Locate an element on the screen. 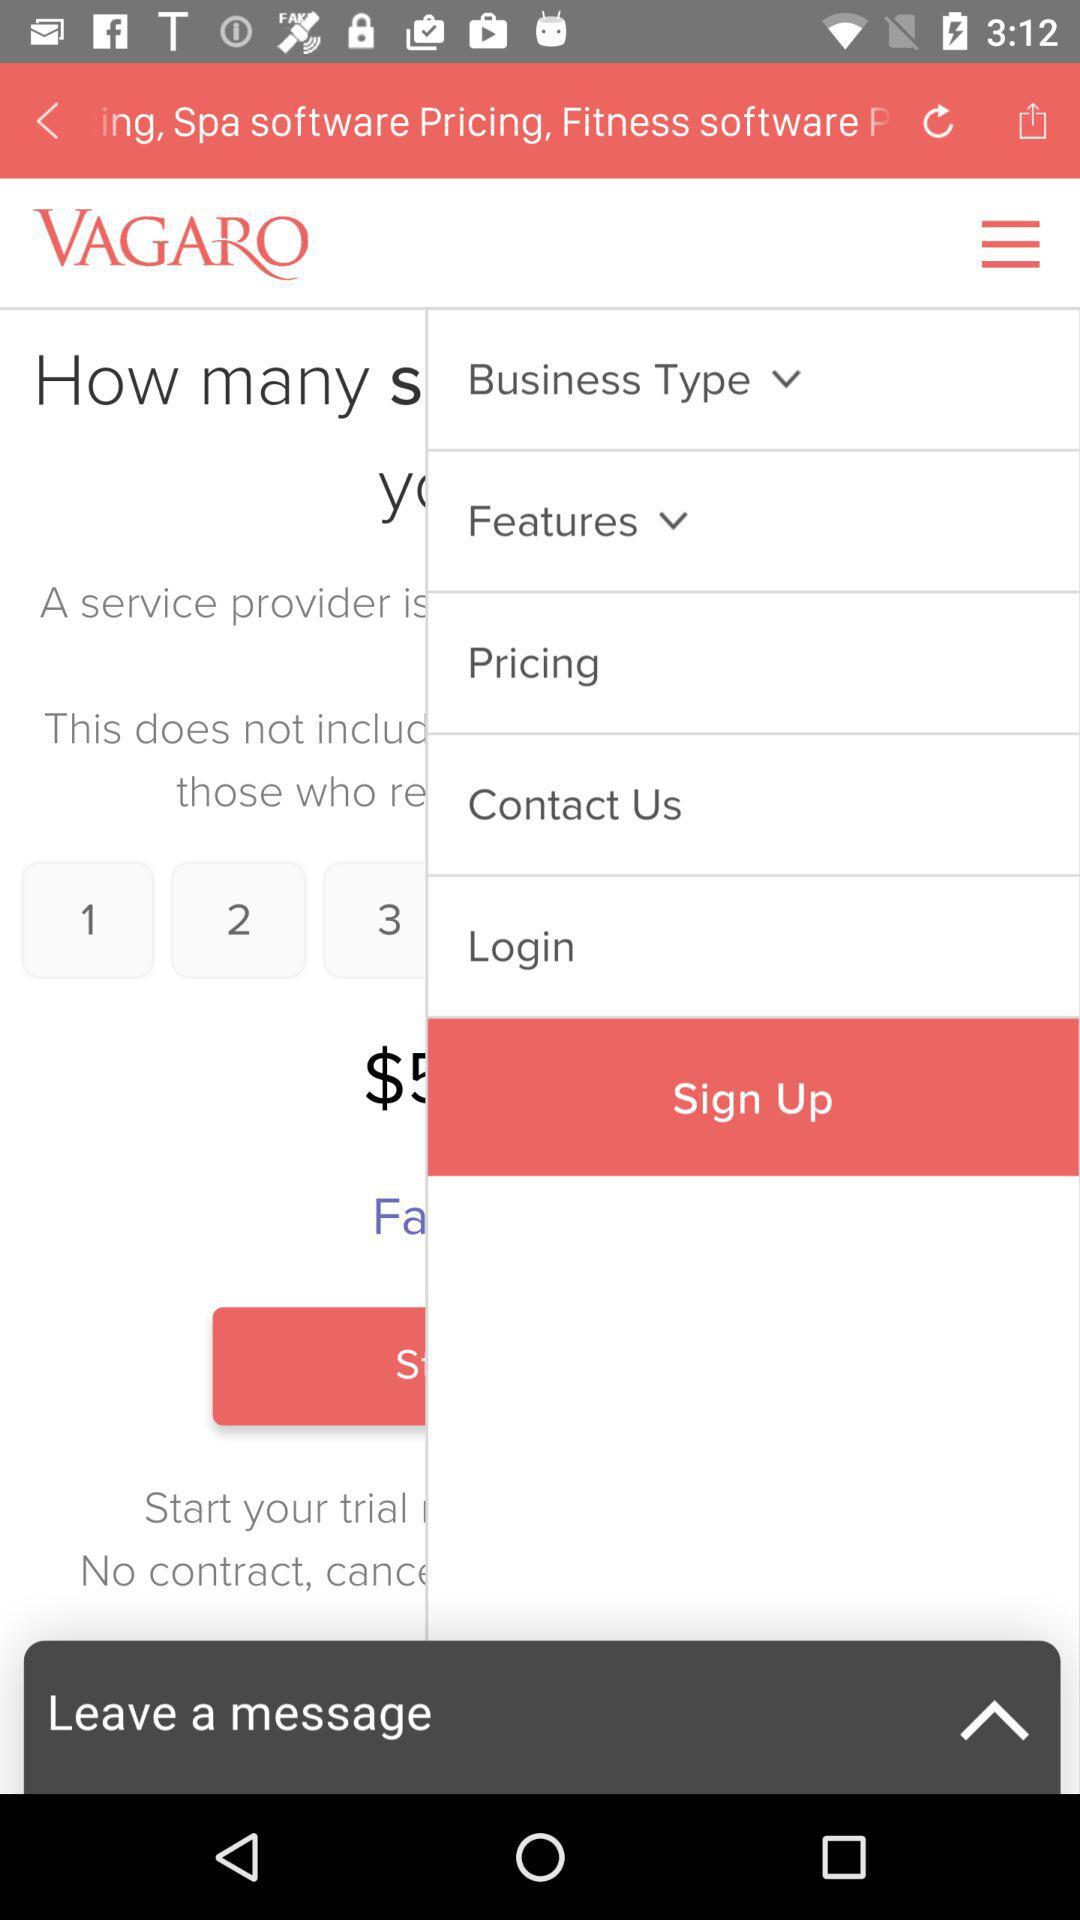  previous is located at coordinates (46, 119).